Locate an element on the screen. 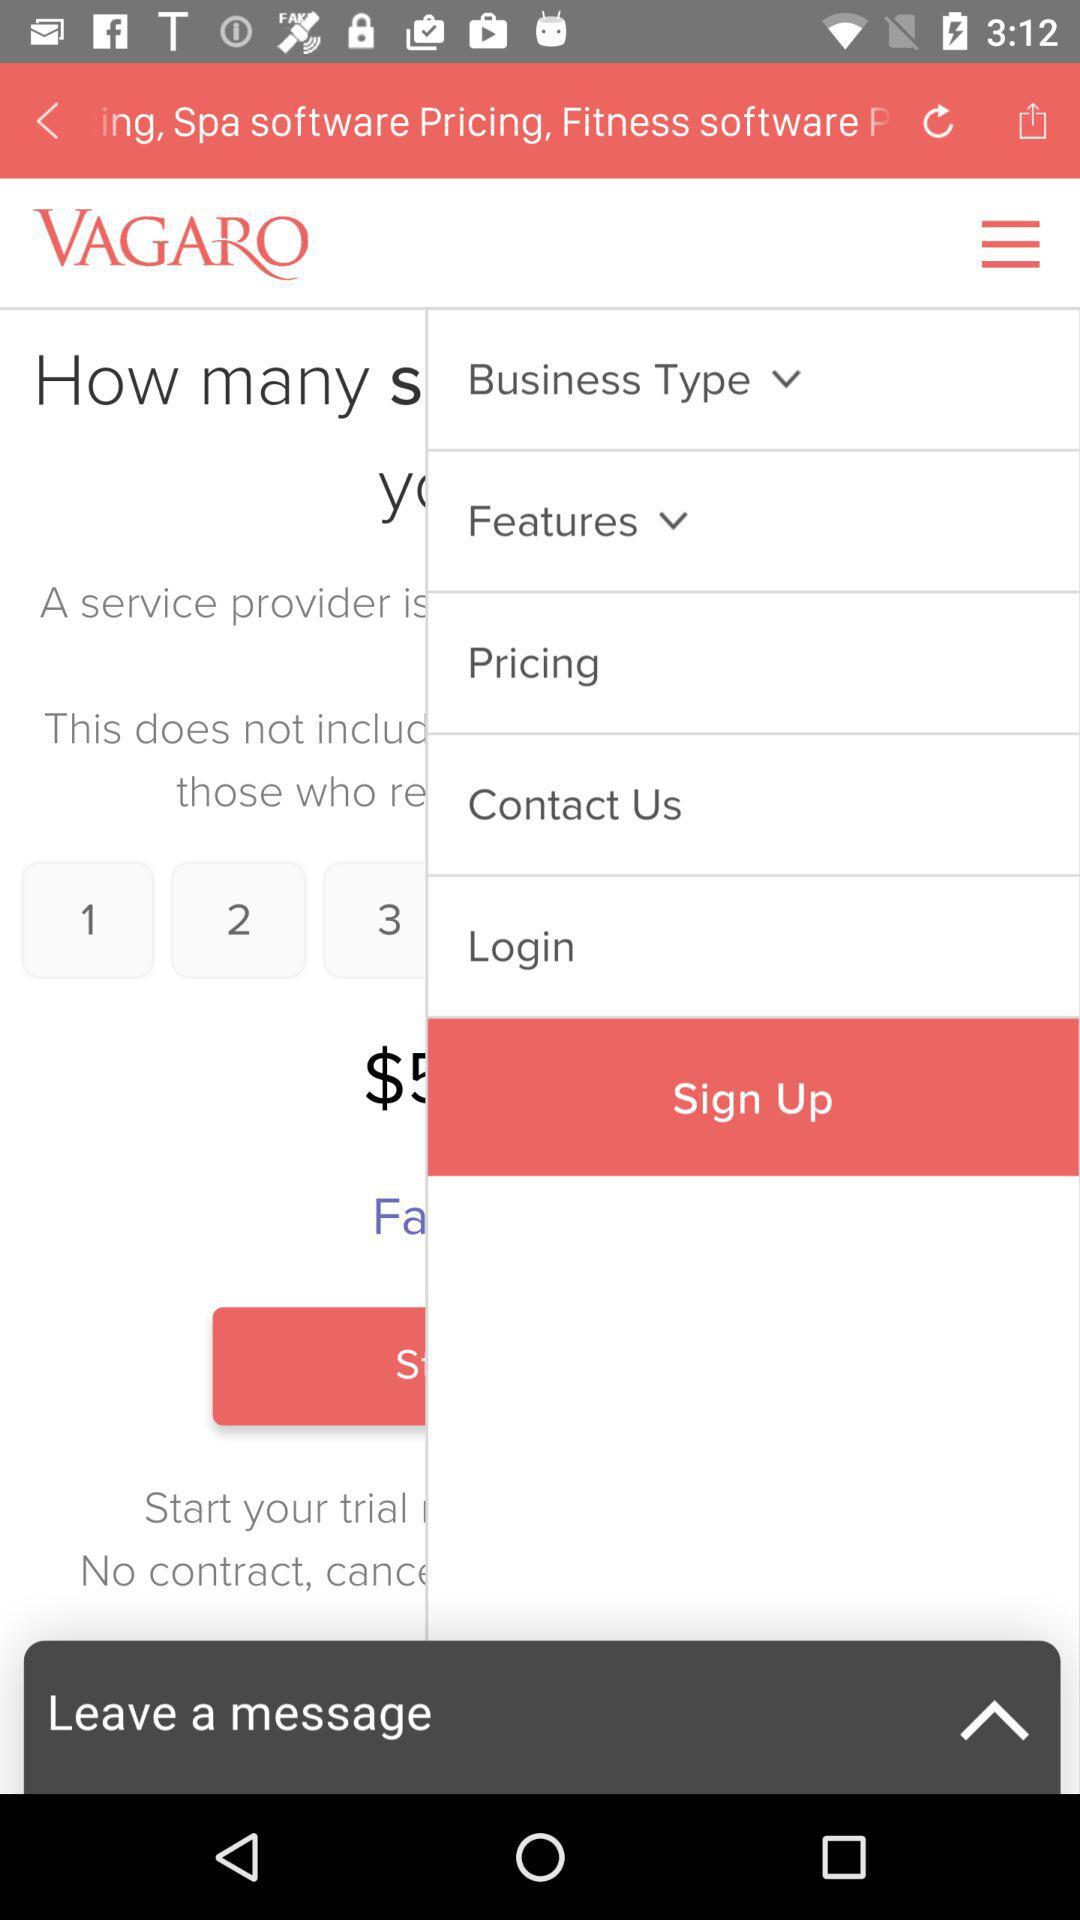  previous is located at coordinates (46, 119).